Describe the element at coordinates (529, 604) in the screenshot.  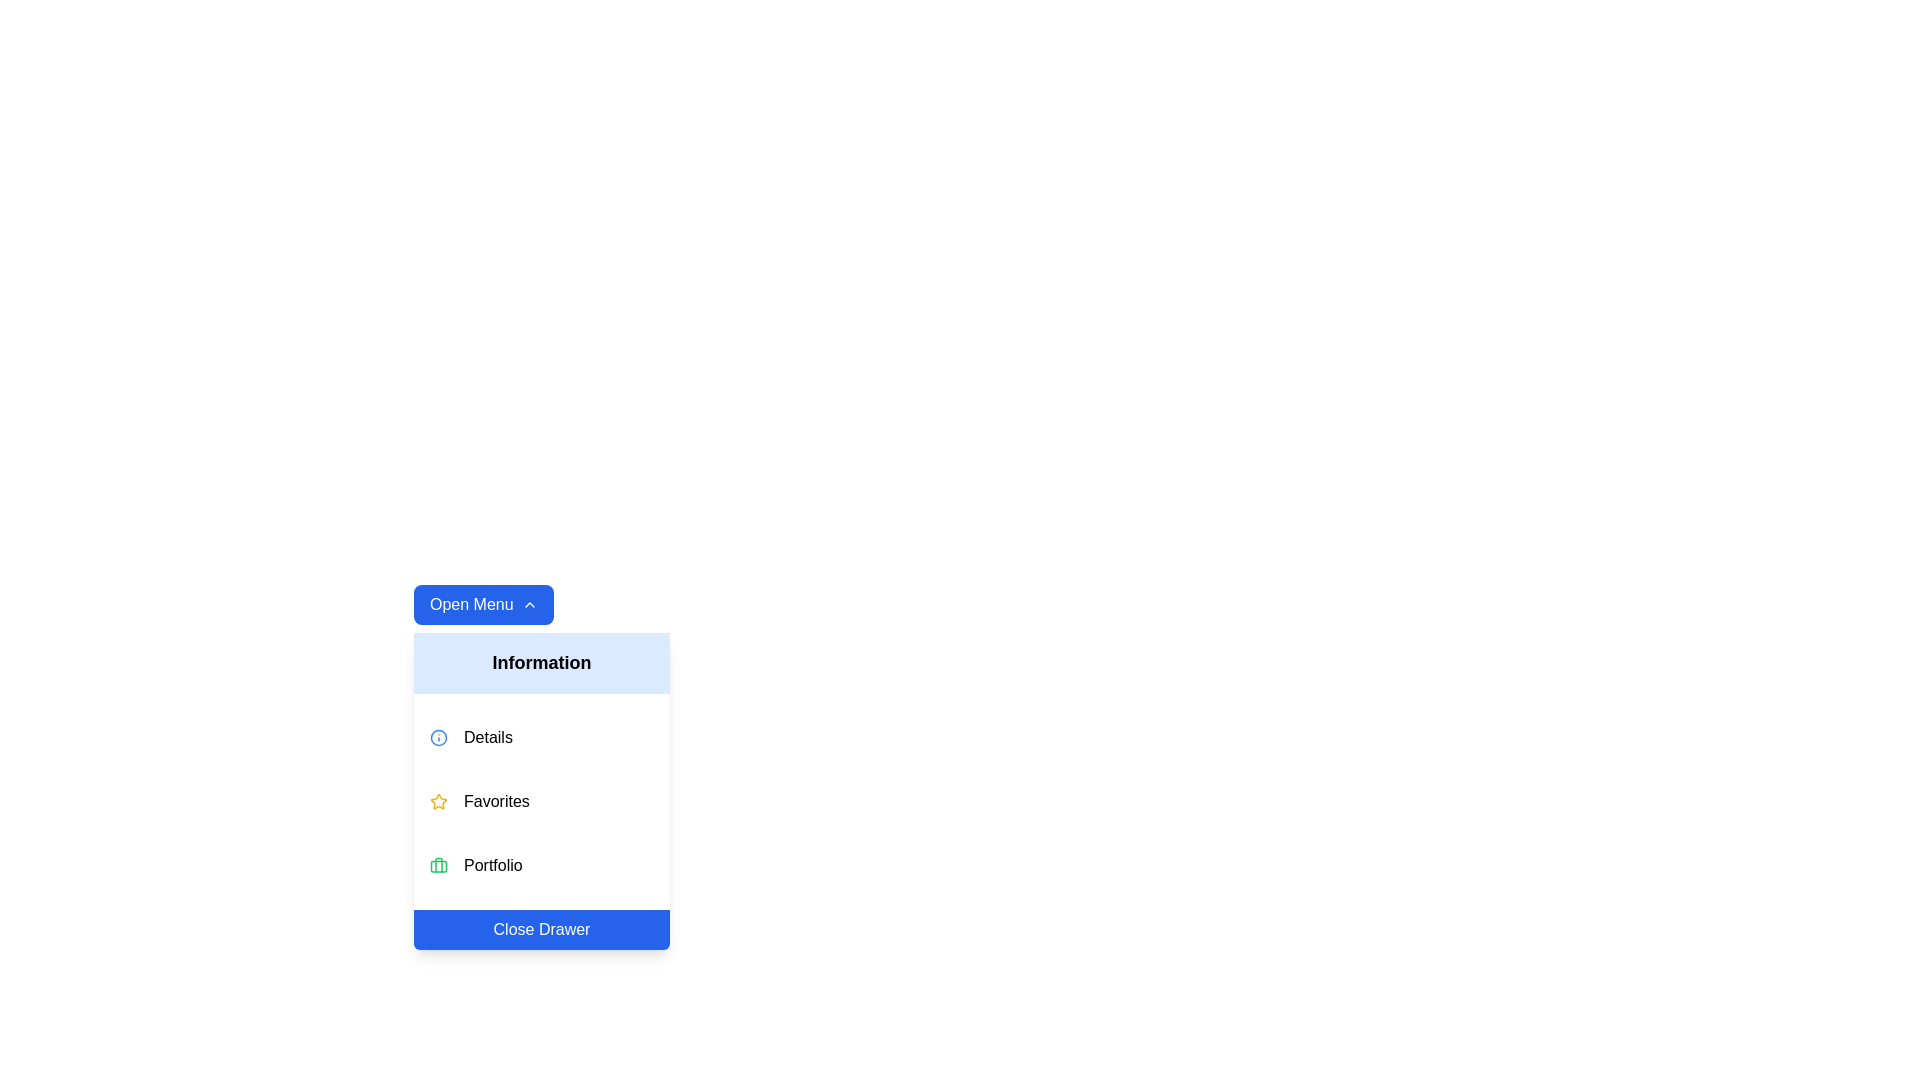
I see `the small upward-pointing chevron icon located within the 'Open Menu' button, which is styled with a thin line and rendered in white against a blue background` at that location.